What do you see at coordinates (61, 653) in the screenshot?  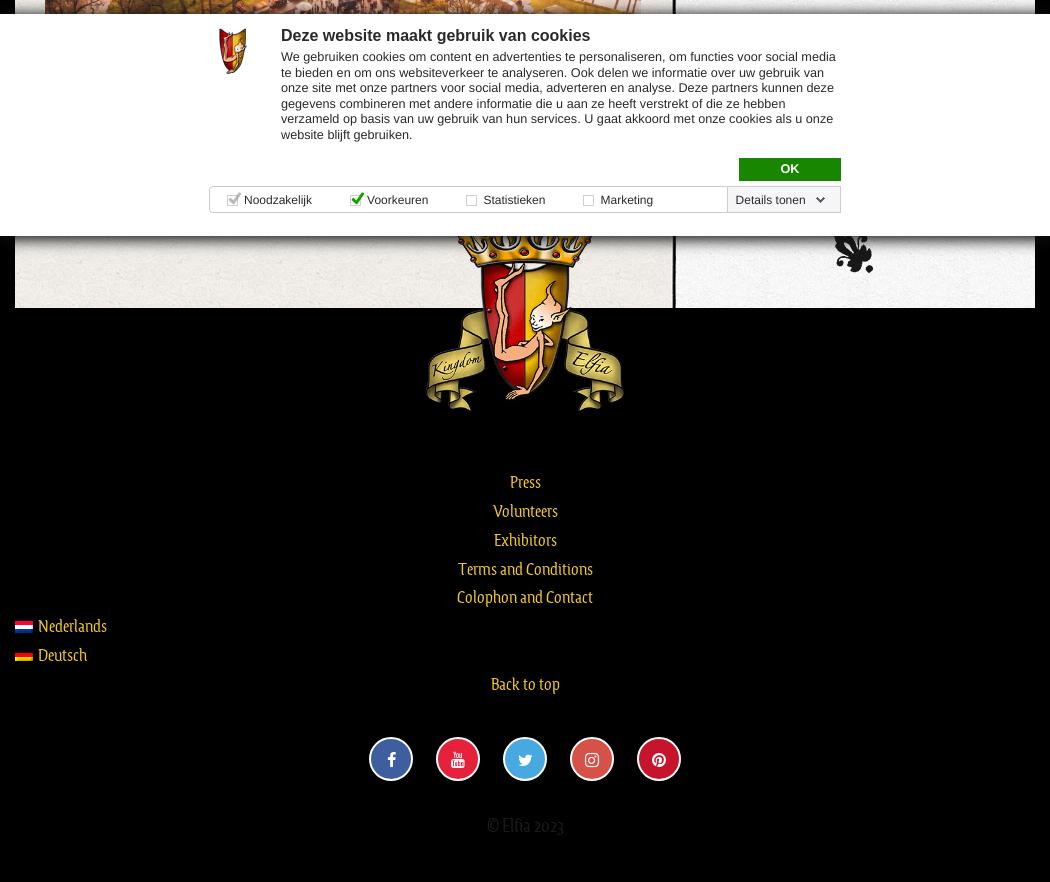 I see `'Deutsch'` at bounding box center [61, 653].